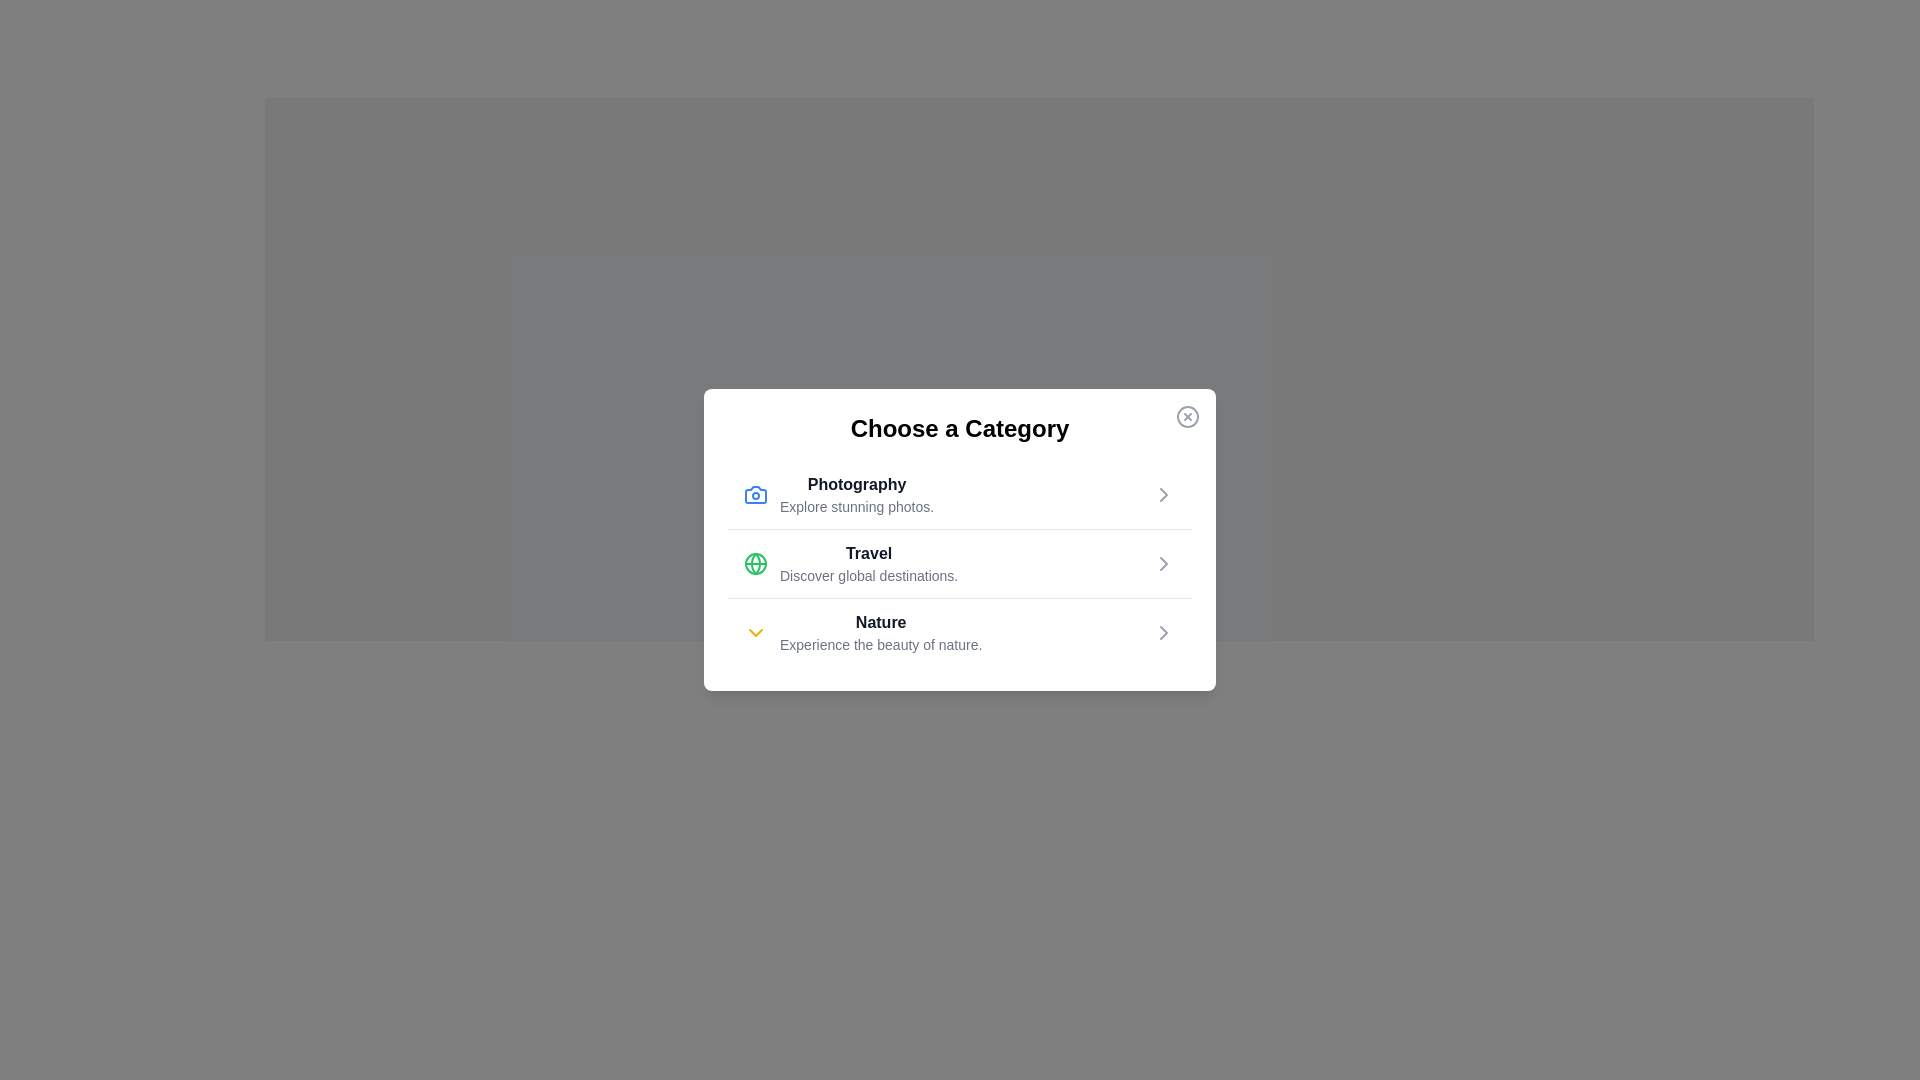 This screenshot has height=1080, width=1920. Describe the element at coordinates (869, 575) in the screenshot. I see `the text label that reads 'Discover global destinations.' which is styled with a small font size and gray color, located directly below the bold 'Travel' label in the centered modal` at that location.